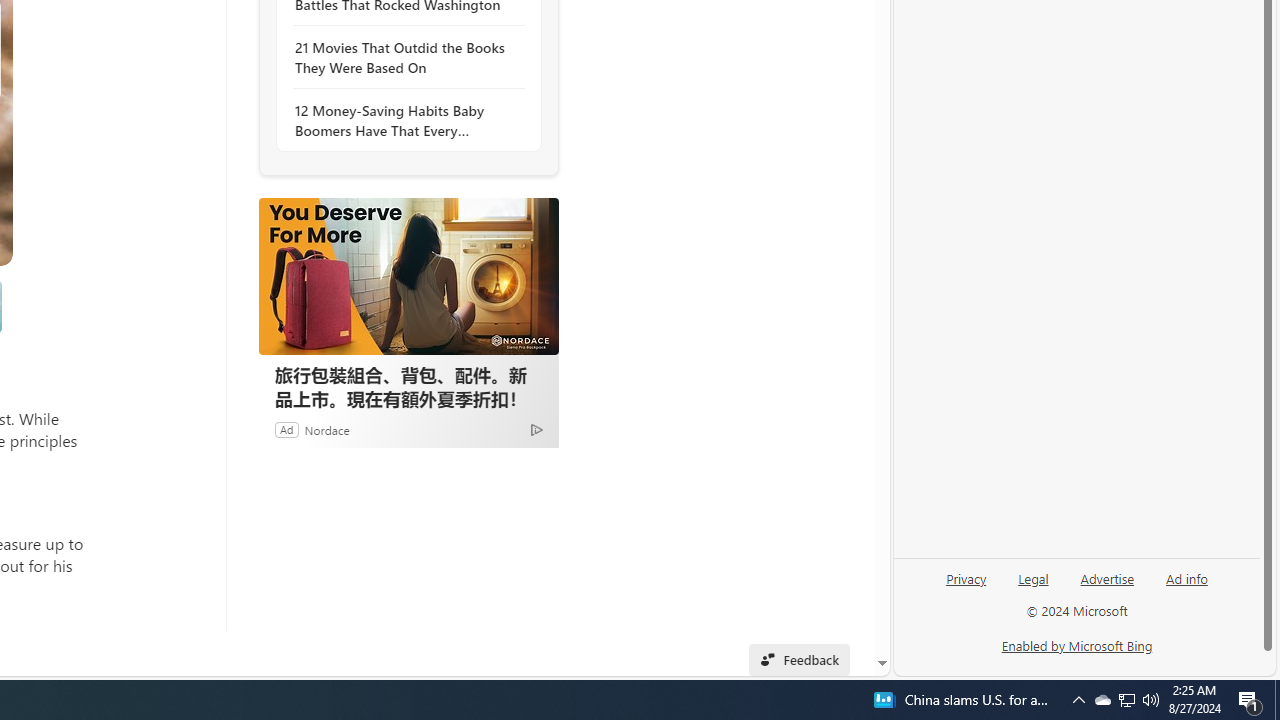 The image size is (1280, 720). I want to click on 'Advertise', so click(1106, 585).